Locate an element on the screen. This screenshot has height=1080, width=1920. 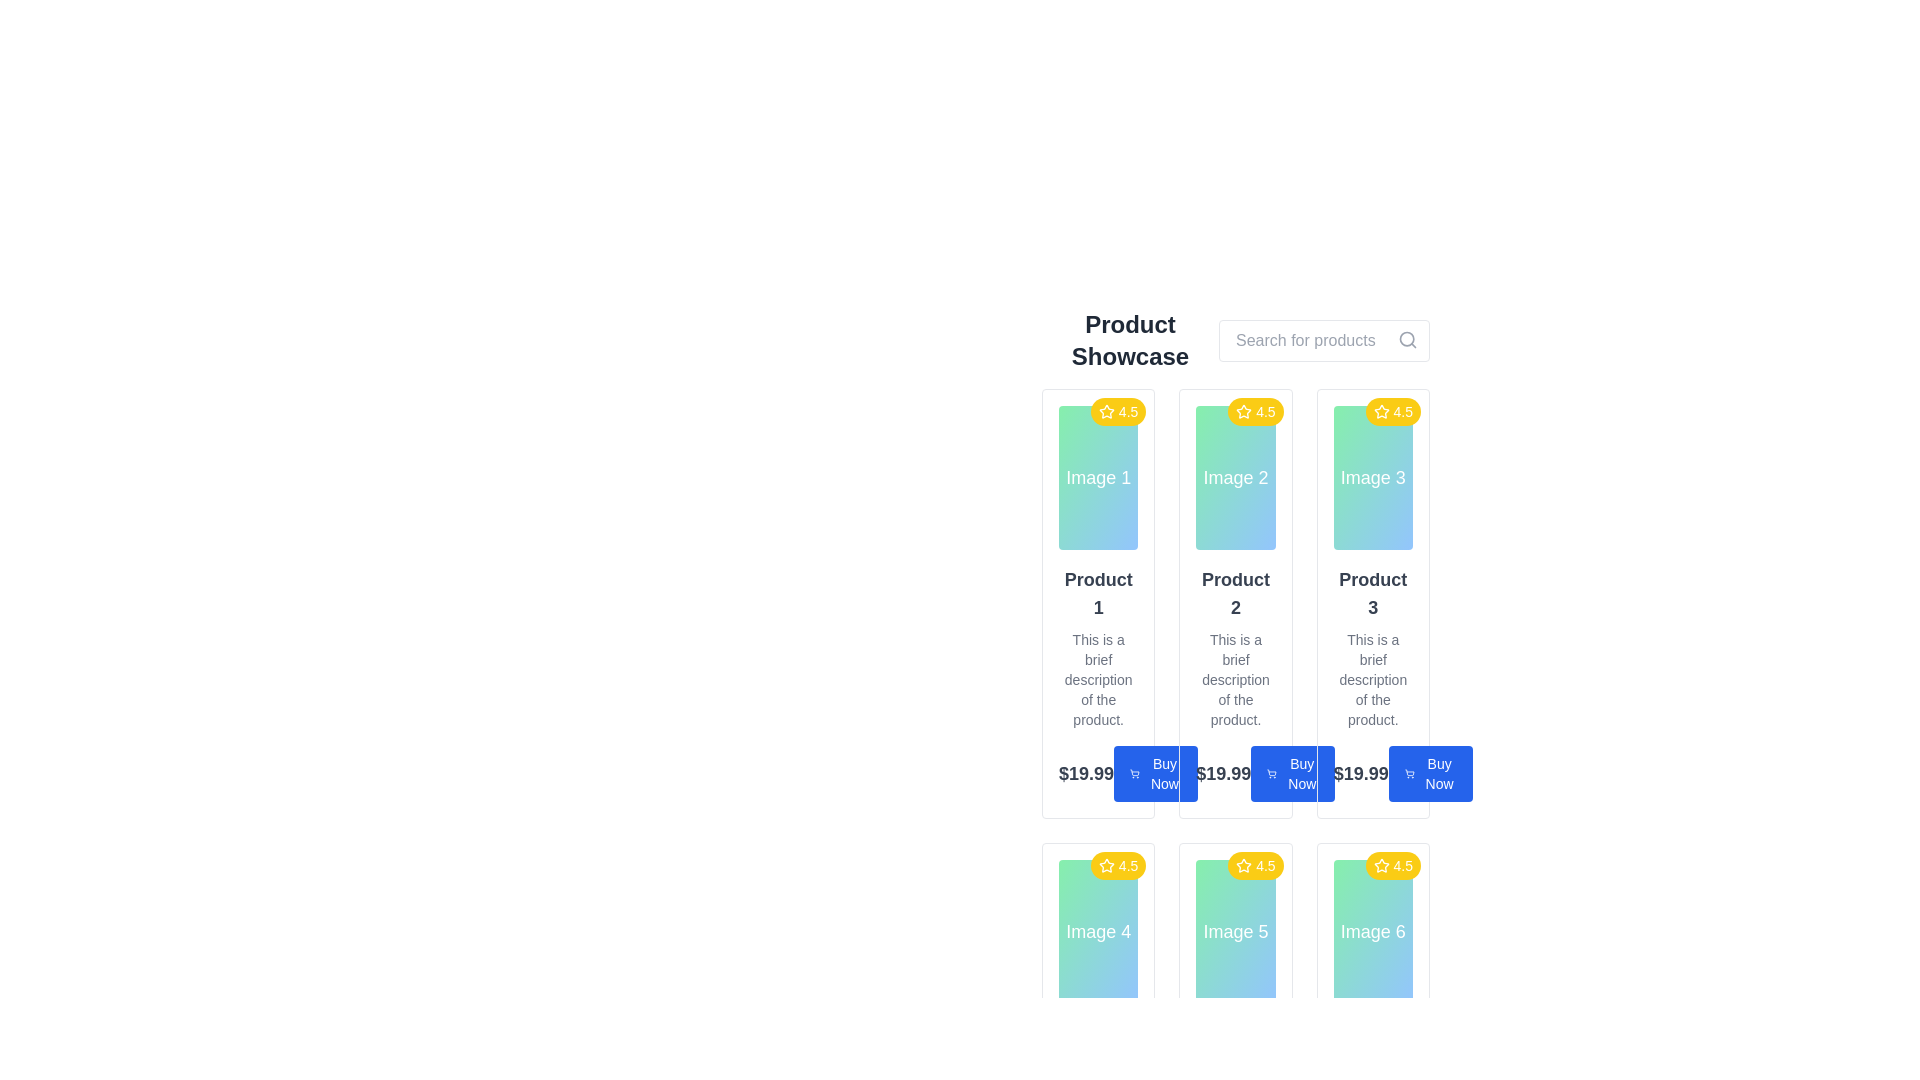
text block element containing 'This is a brief description of the product.' located beneath the title 'Product 1' and above the price label is located at coordinates (1097, 678).